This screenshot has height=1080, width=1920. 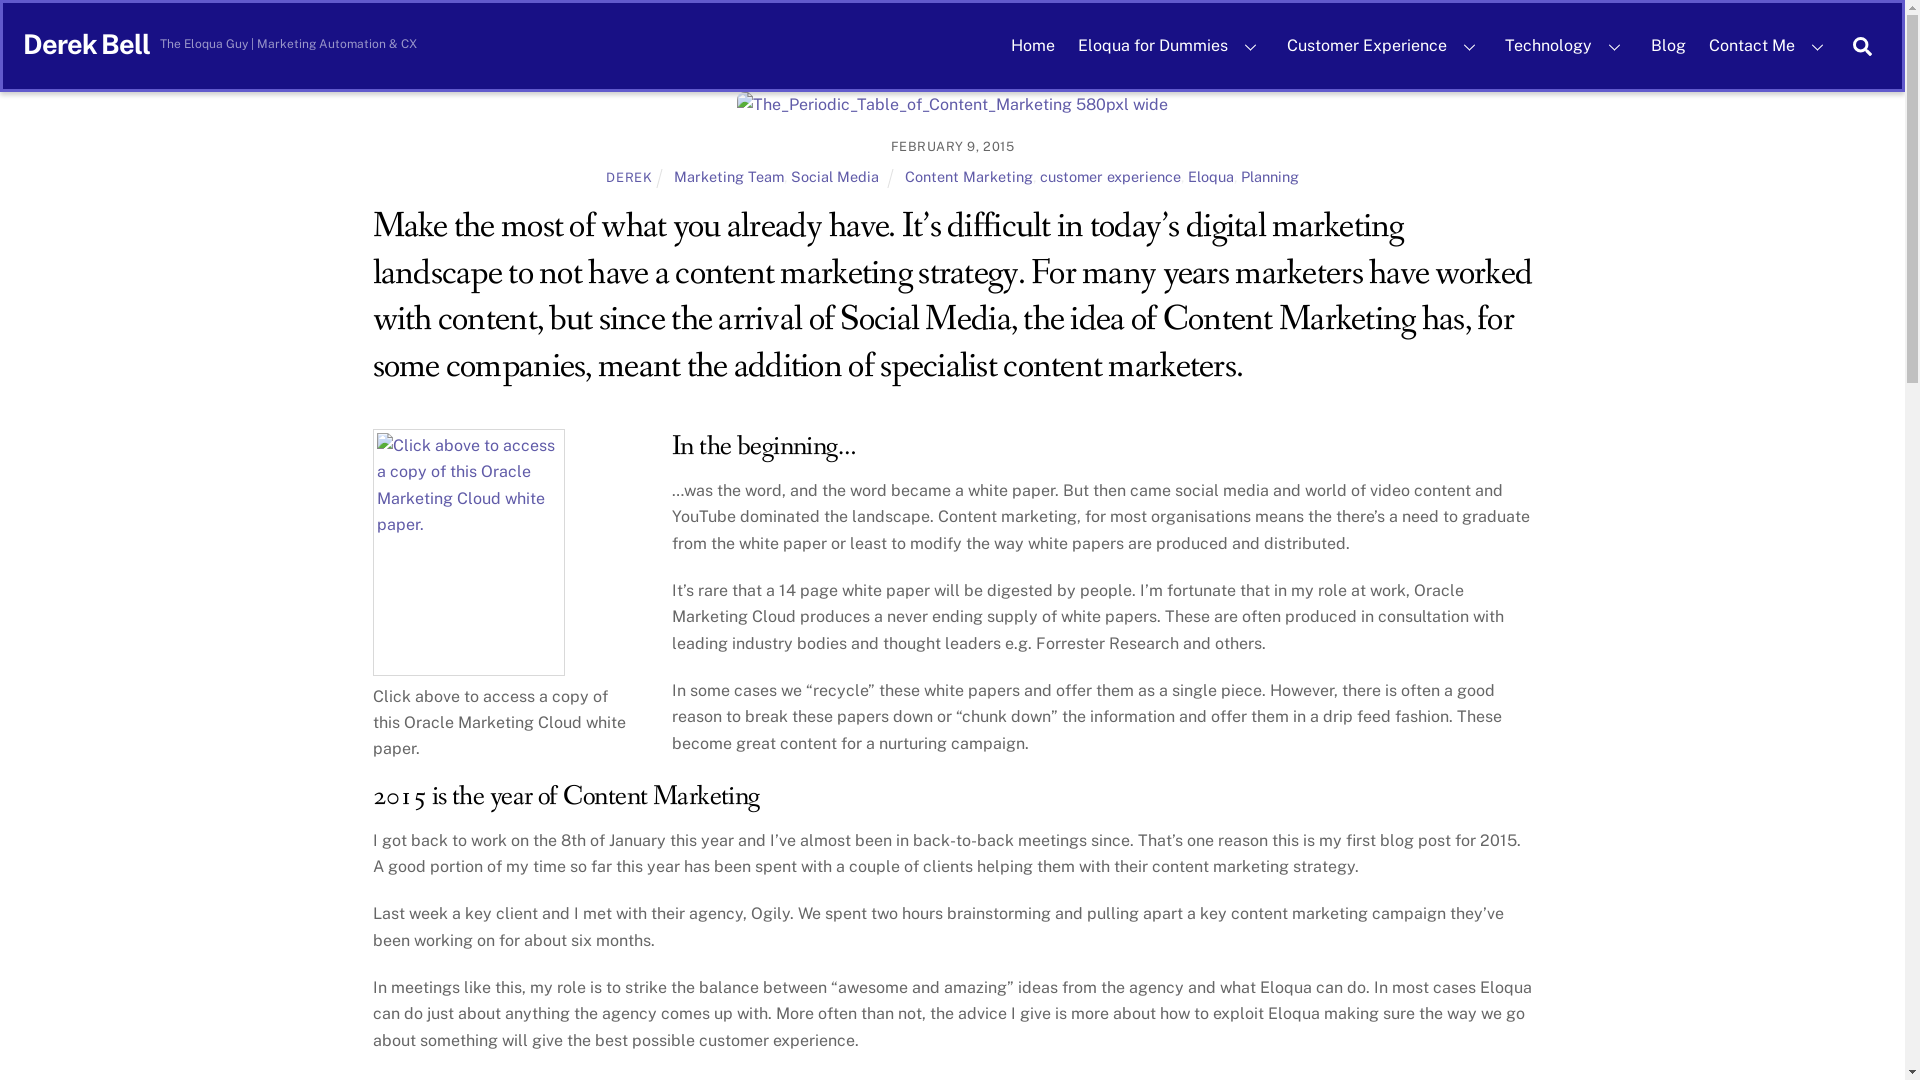 I want to click on 'Eloqua', so click(x=1209, y=175).